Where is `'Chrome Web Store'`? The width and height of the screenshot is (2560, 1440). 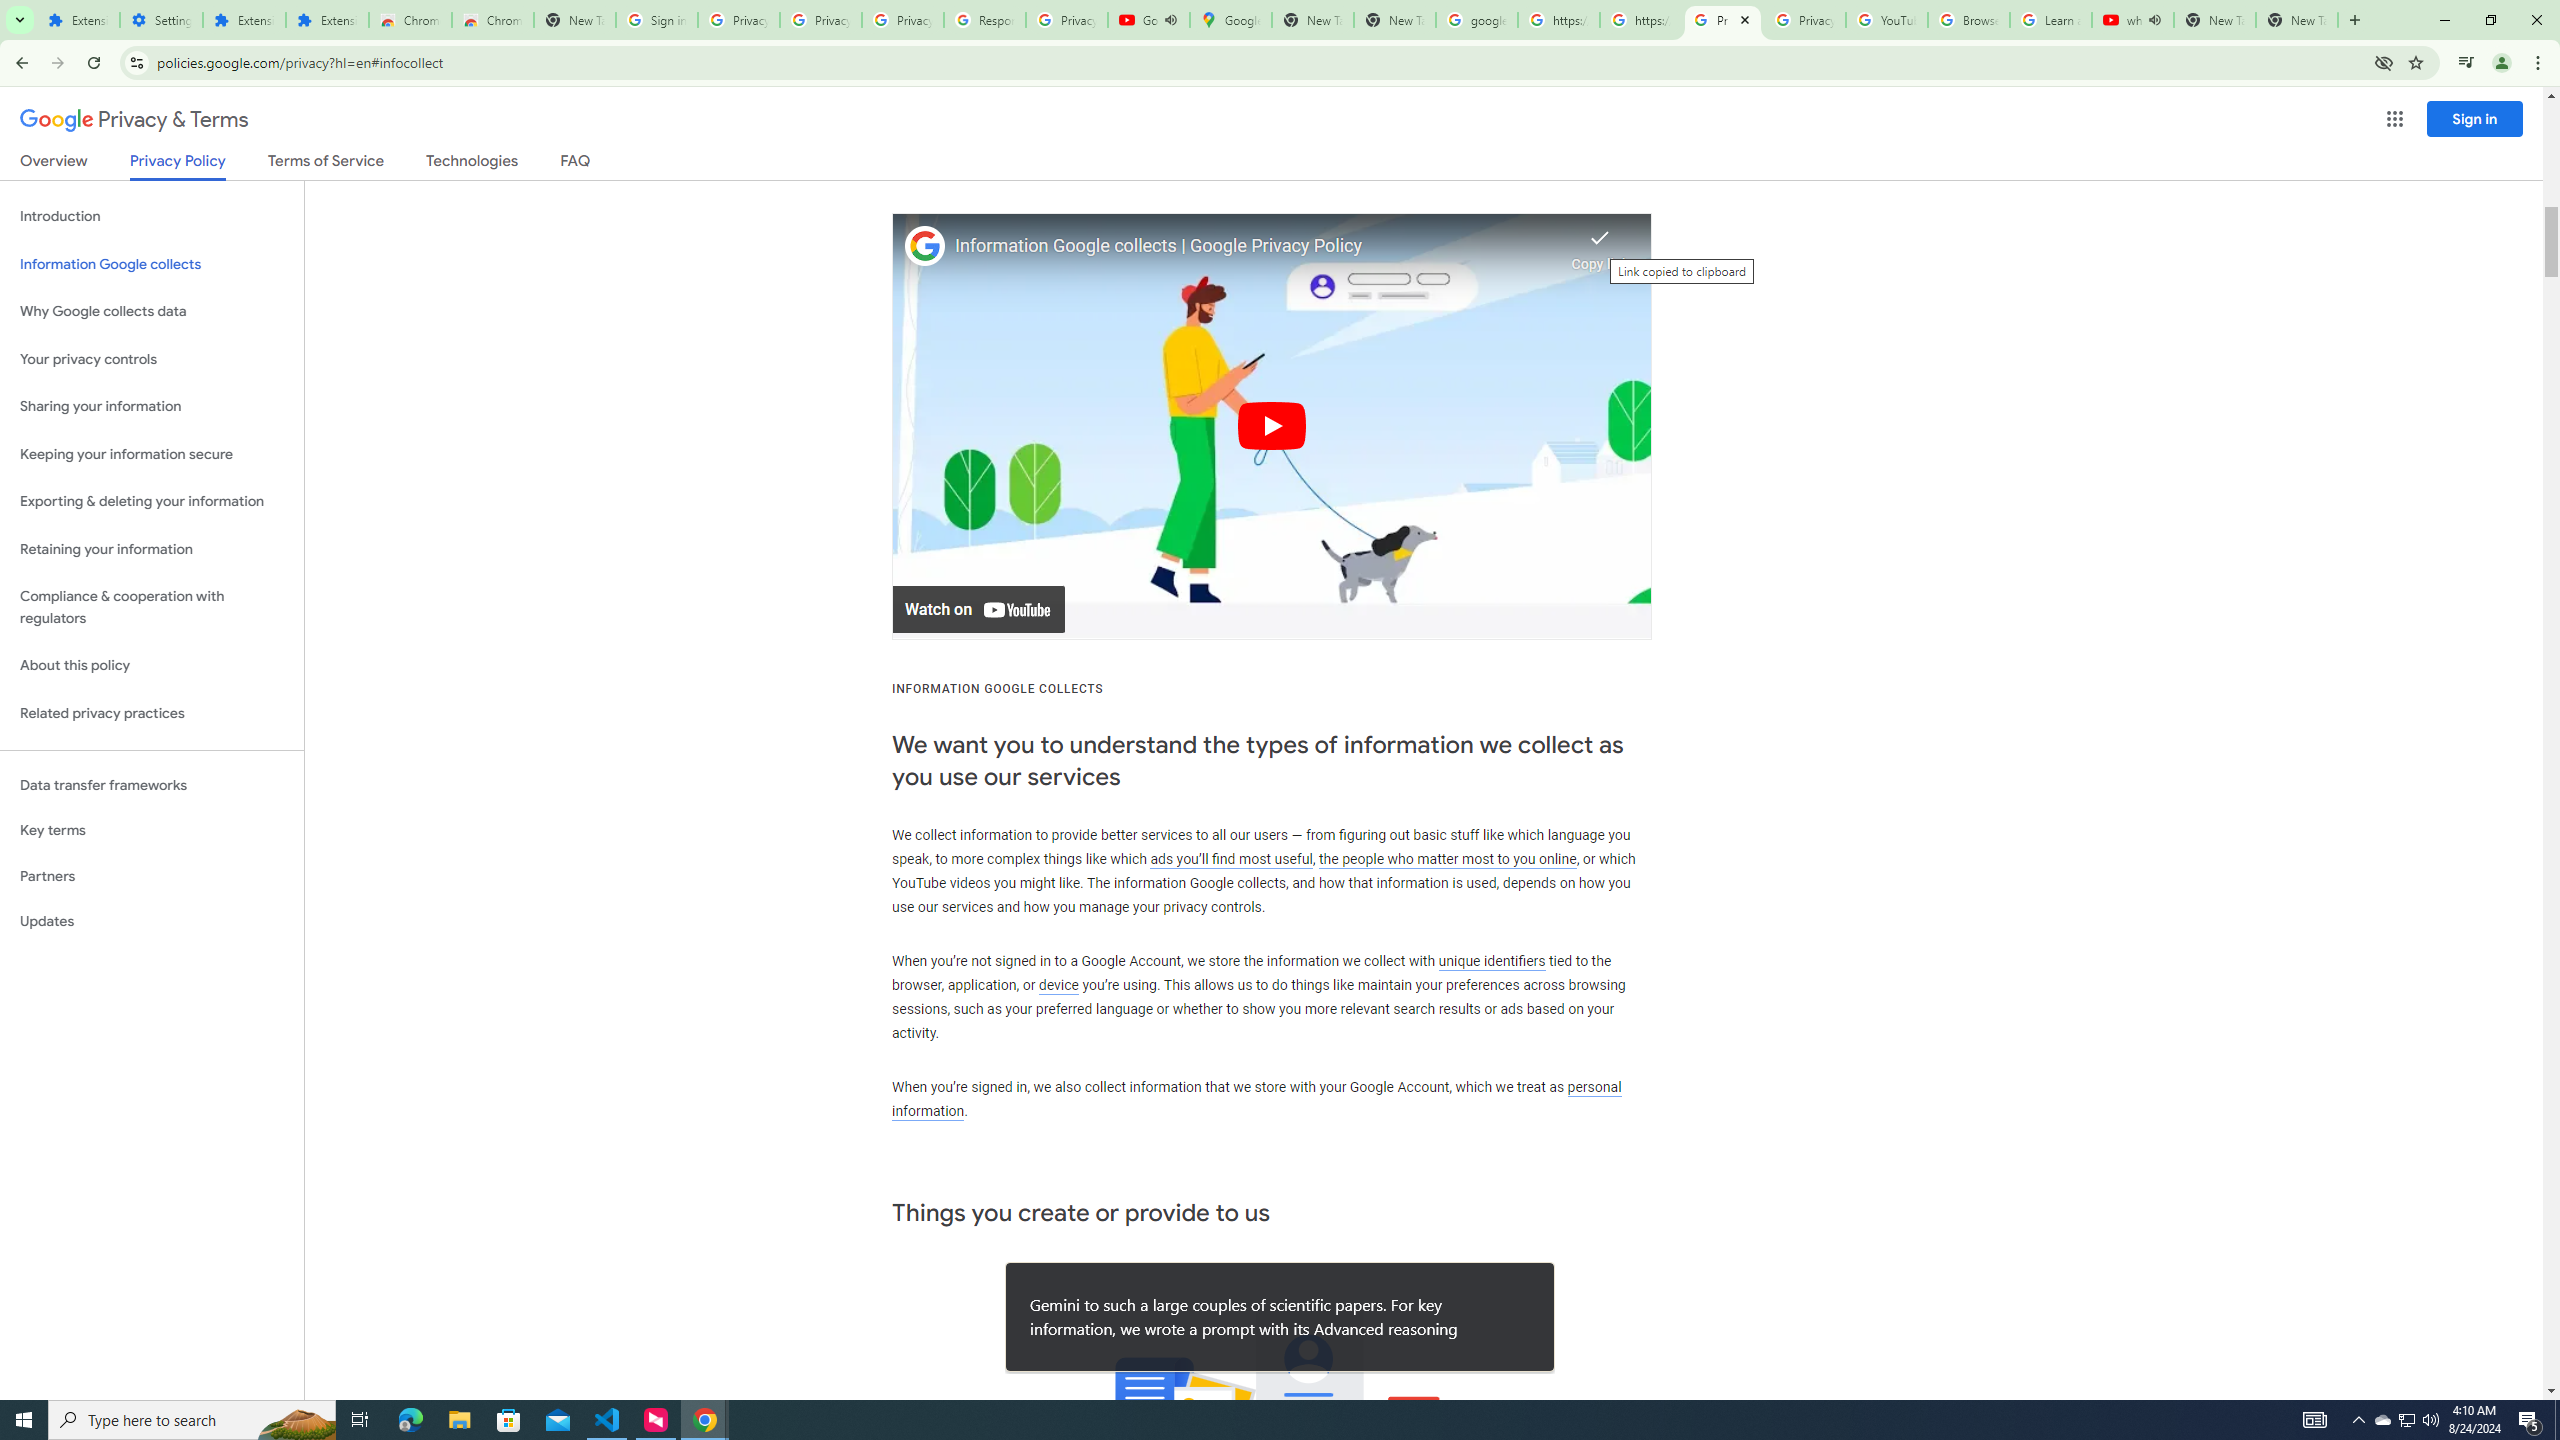
'Chrome Web Store' is located at coordinates (409, 19).